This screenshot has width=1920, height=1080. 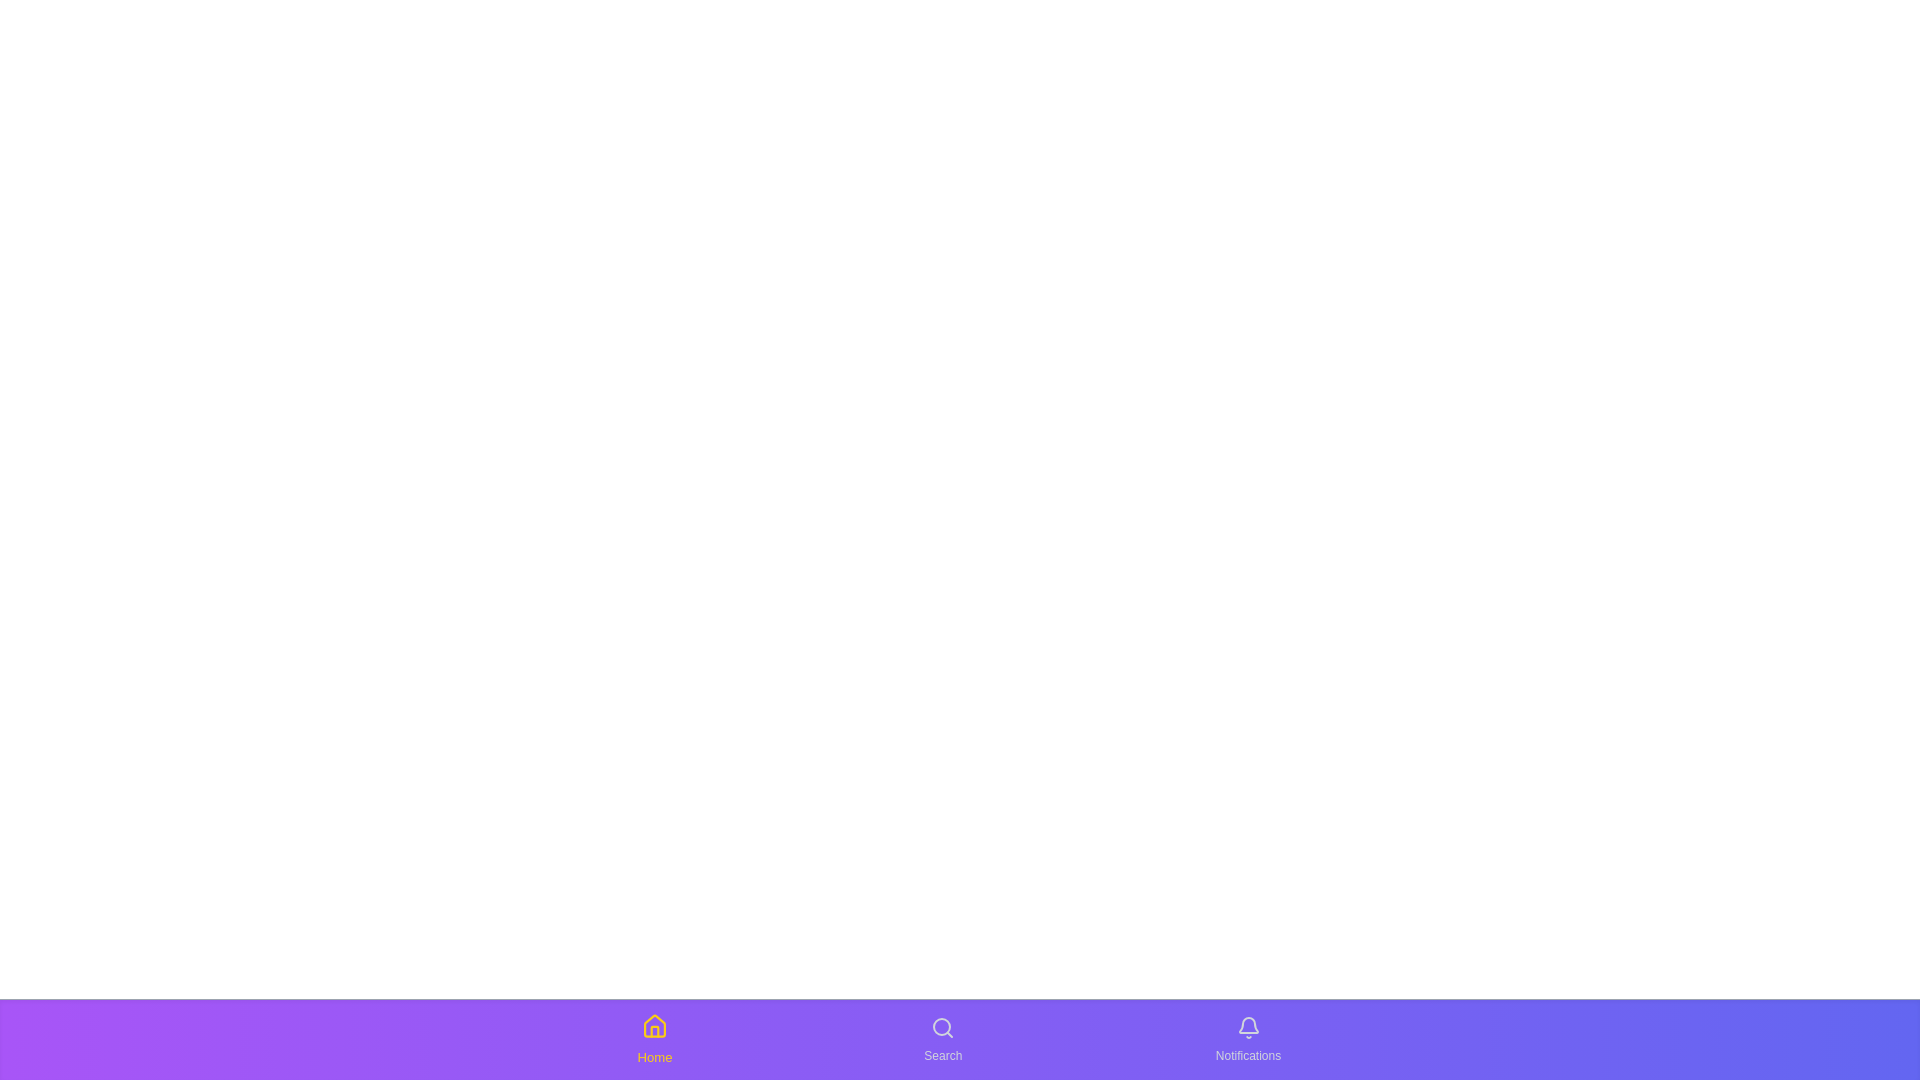 What do you see at coordinates (654, 1039) in the screenshot?
I see `the Home icon` at bounding box center [654, 1039].